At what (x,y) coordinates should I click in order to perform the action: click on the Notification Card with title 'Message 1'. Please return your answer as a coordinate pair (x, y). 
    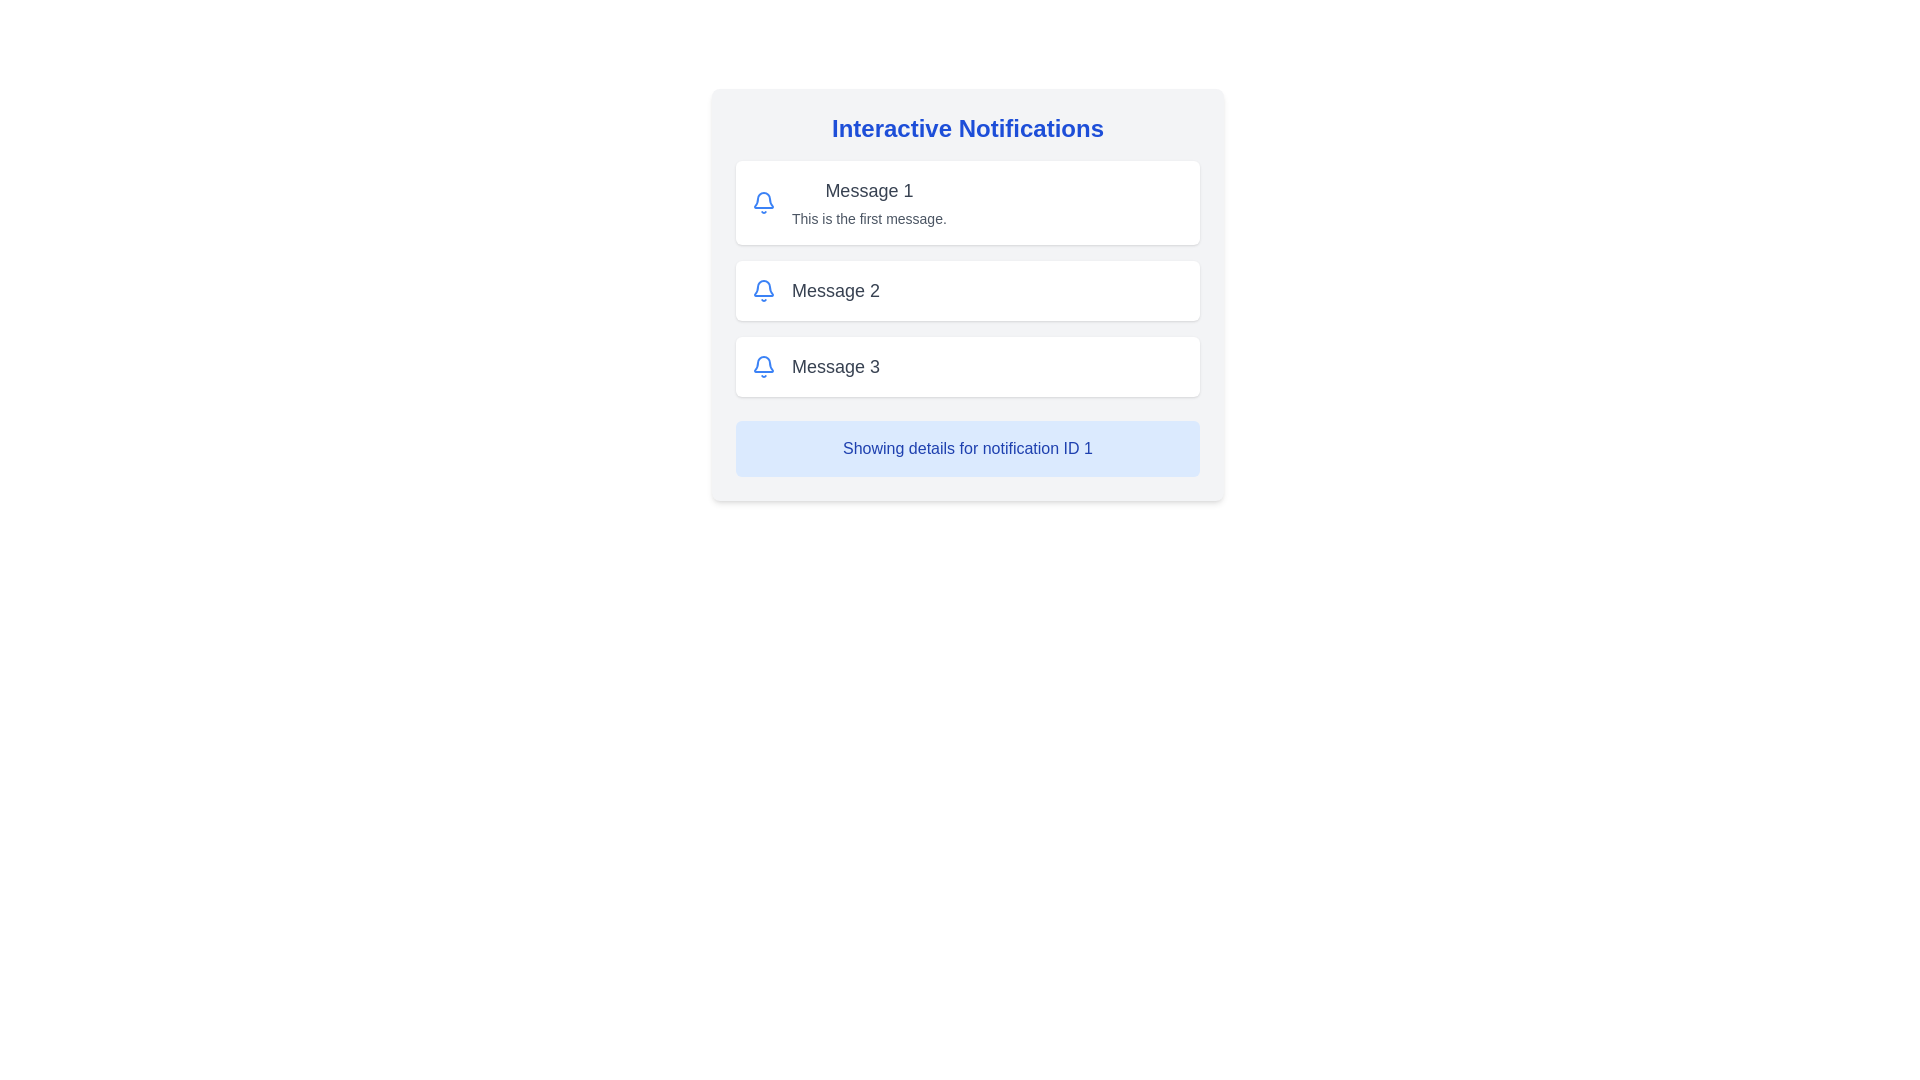
    Looking at the image, I should click on (968, 203).